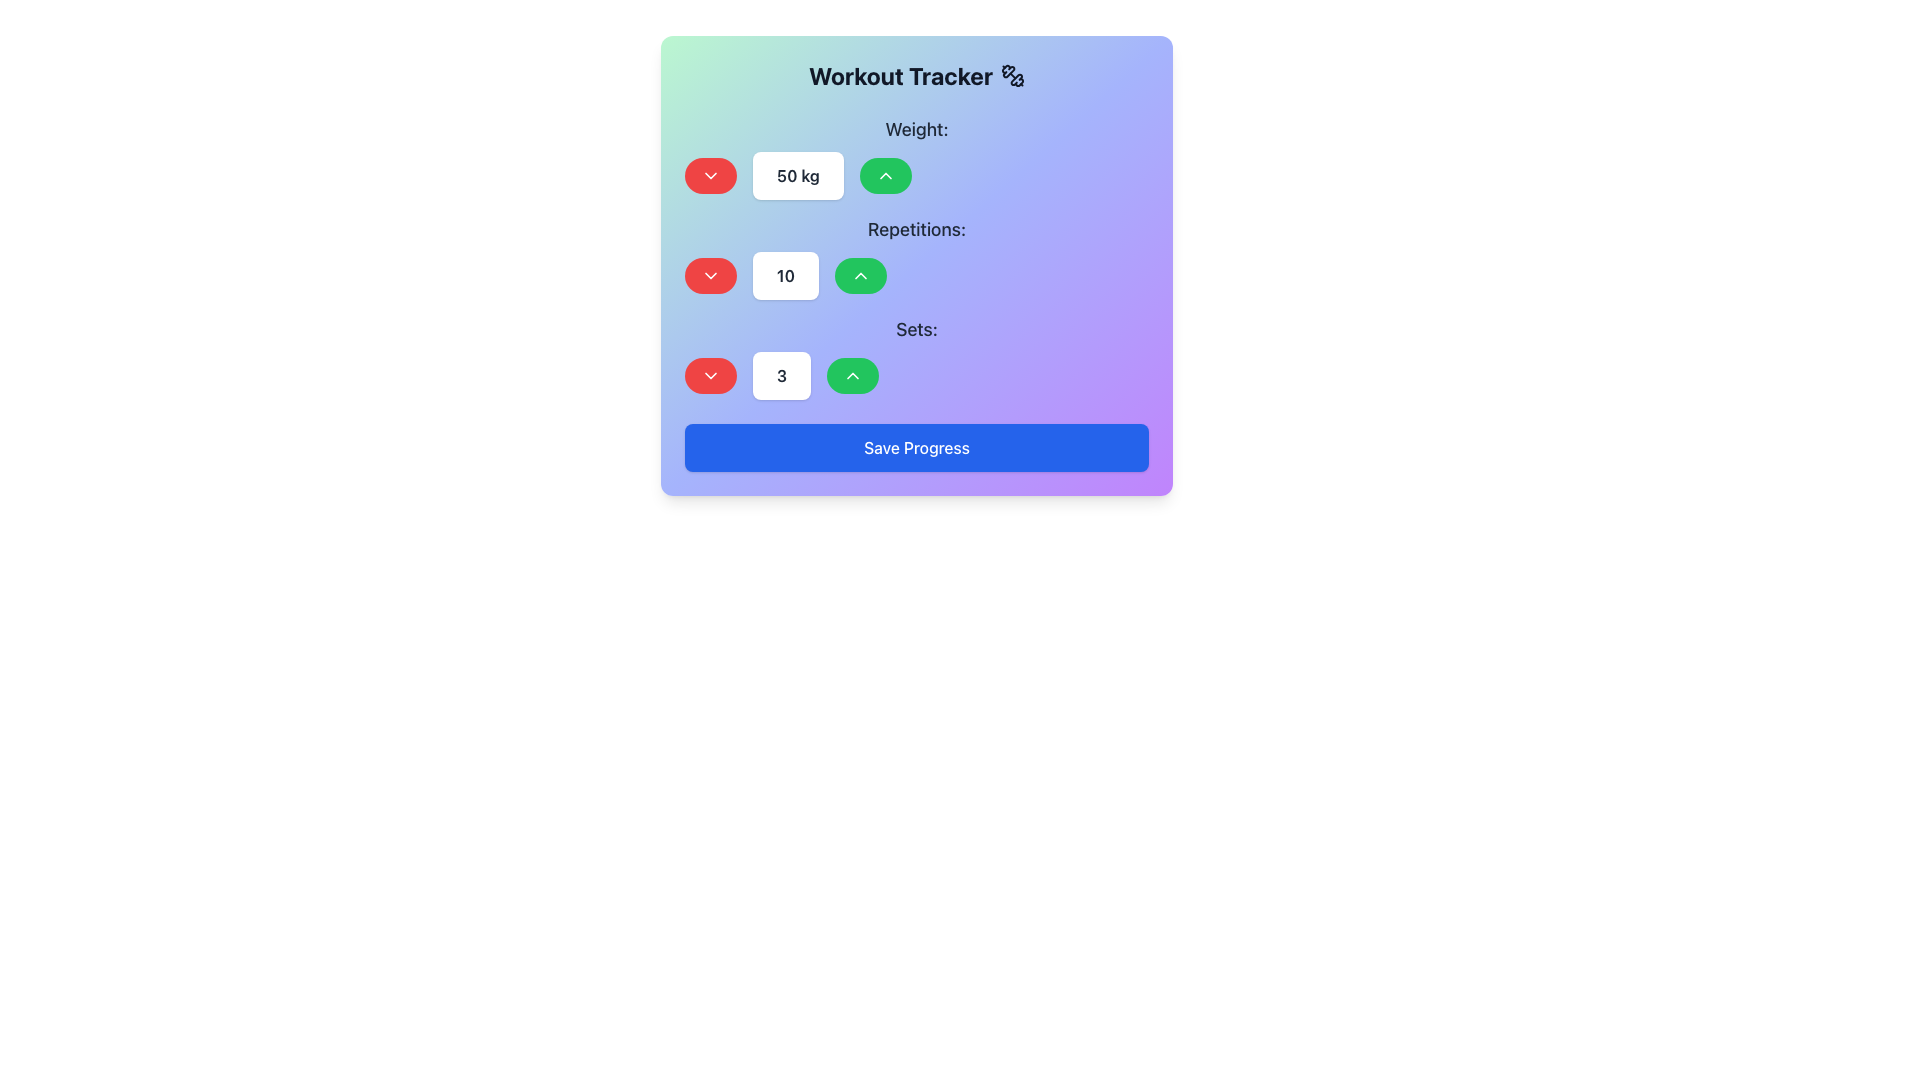 Image resolution: width=1920 pixels, height=1080 pixels. I want to click on displayed value from the rectangular number display showing '10' in bold black text, which is centered on a white background with rounded corners, so click(785, 276).